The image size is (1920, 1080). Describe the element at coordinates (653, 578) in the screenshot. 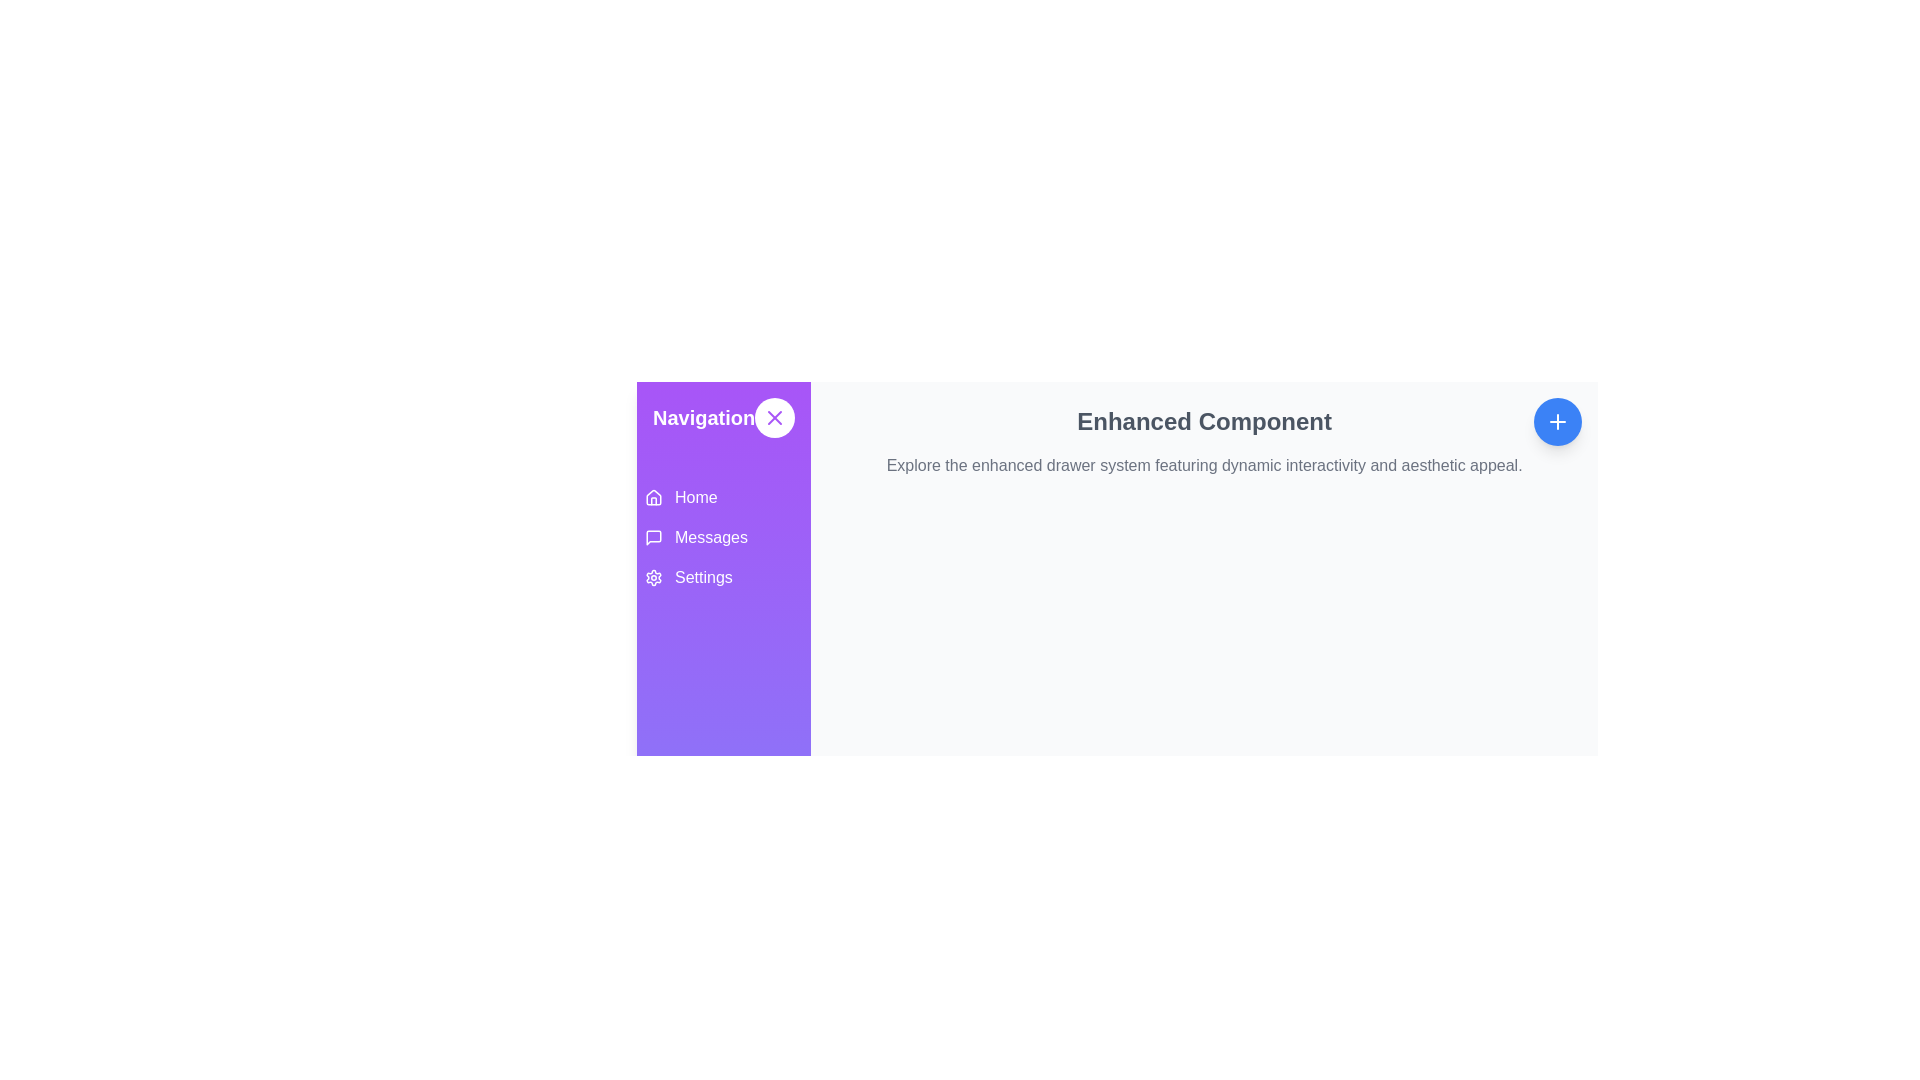

I see `the settings icon located in the vertical navigation panel on the left side of the interface` at that location.